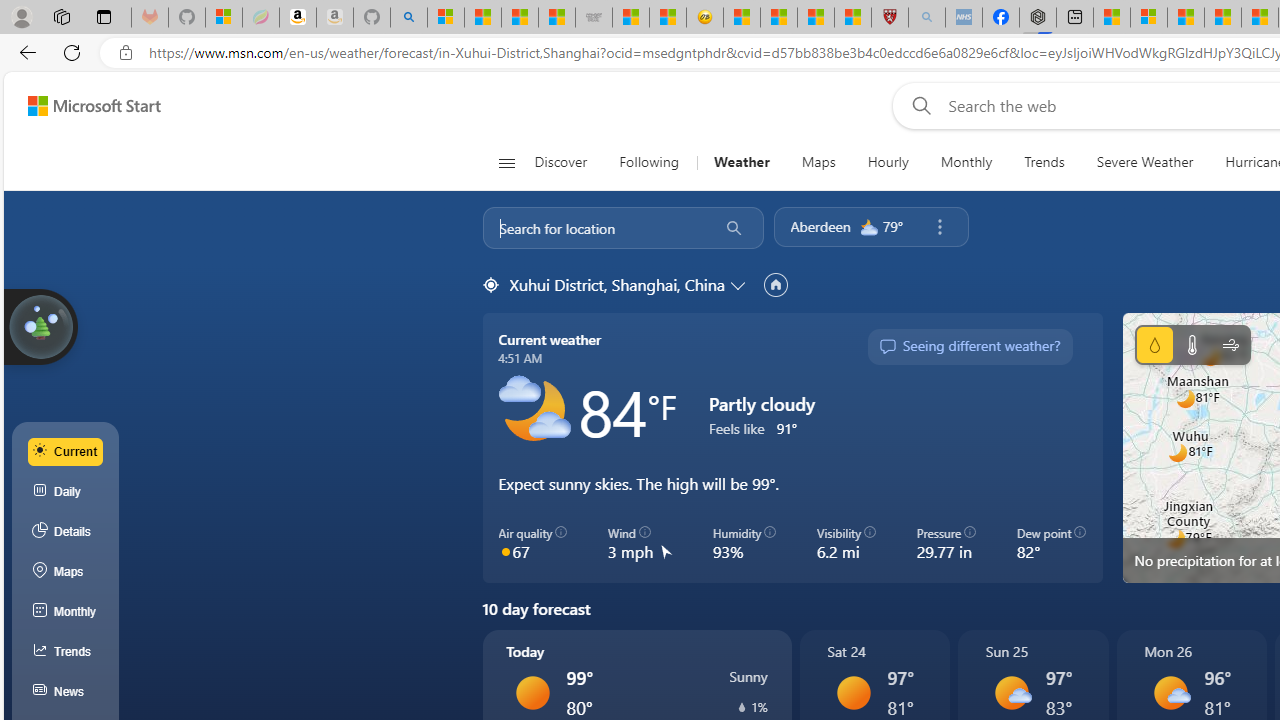 This screenshot has width=1280, height=720. Describe the element at coordinates (1044, 162) in the screenshot. I see `'Trends'` at that location.